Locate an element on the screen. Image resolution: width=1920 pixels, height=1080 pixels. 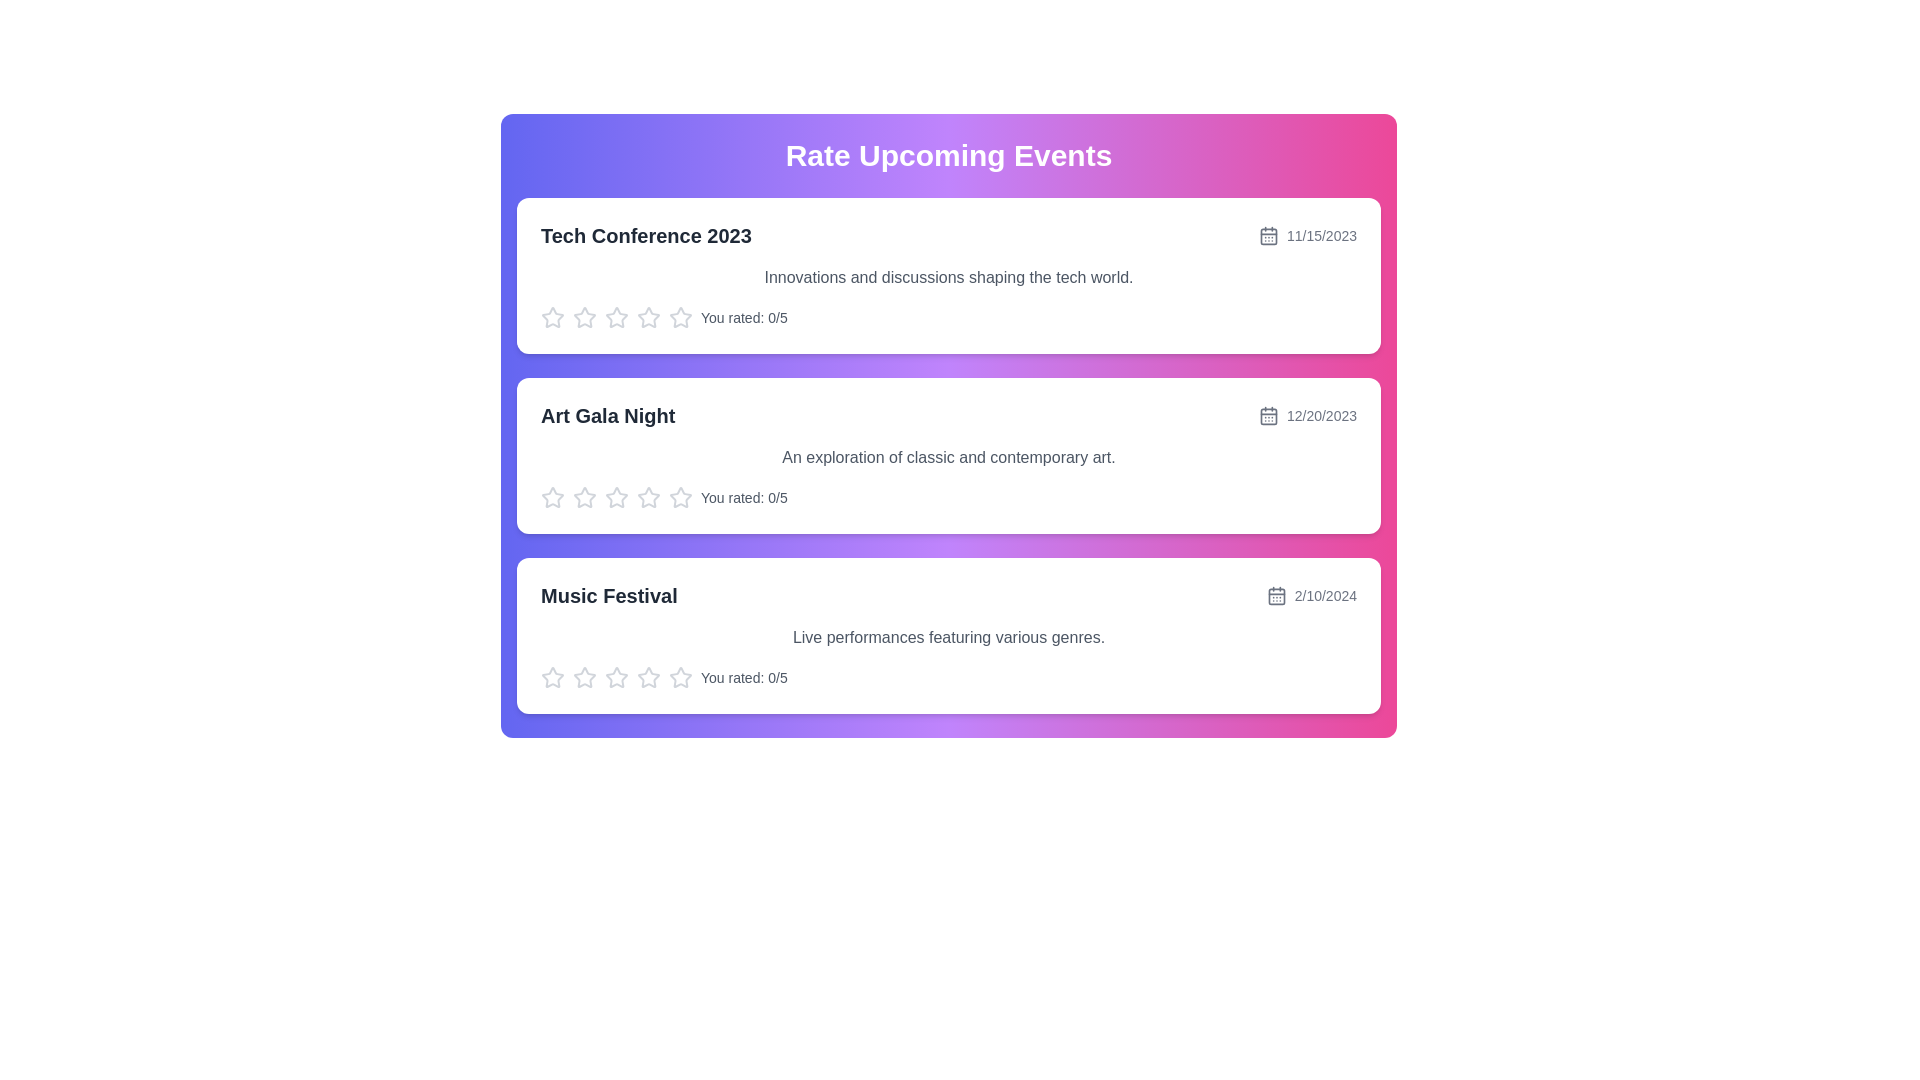
the first star icon in the 'Art Gala Night' section is located at coordinates (681, 496).